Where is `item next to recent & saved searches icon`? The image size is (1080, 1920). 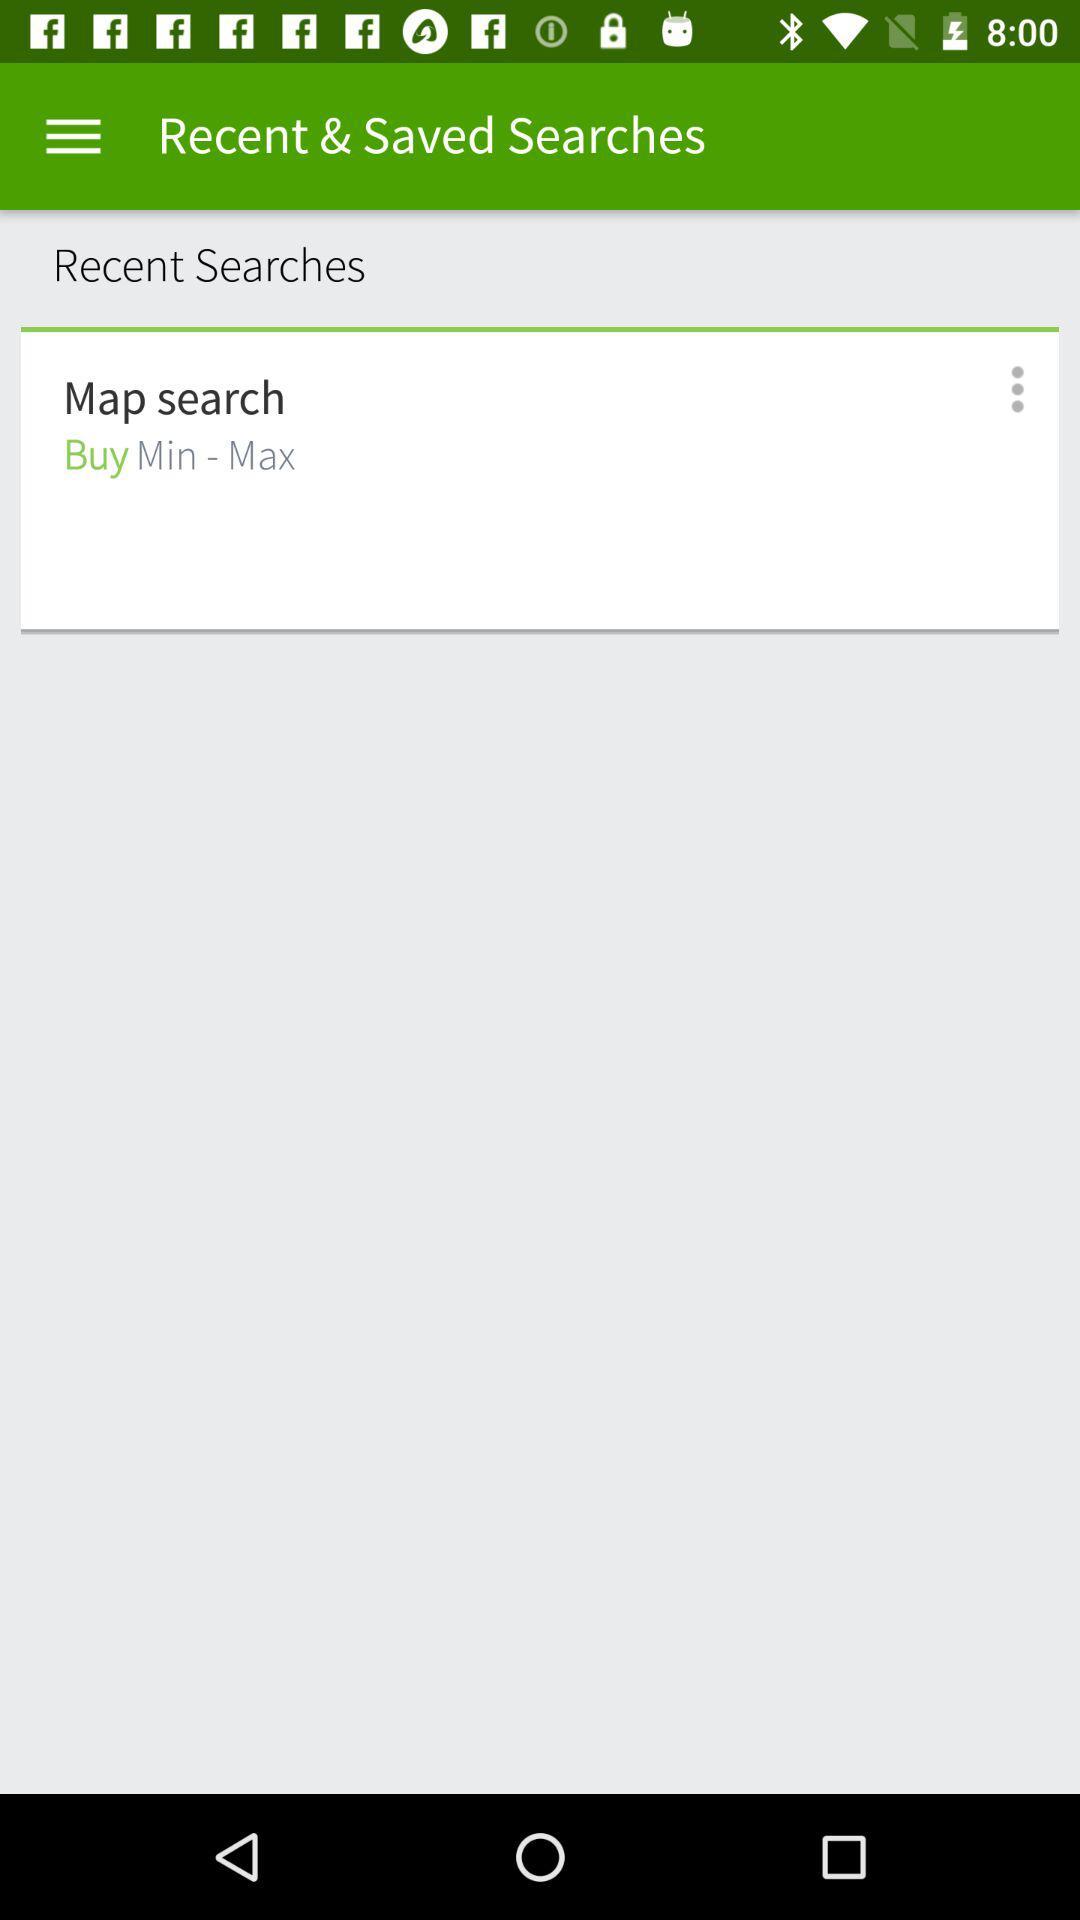 item next to recent & saved searches icon is located at coordinates (72, 135).